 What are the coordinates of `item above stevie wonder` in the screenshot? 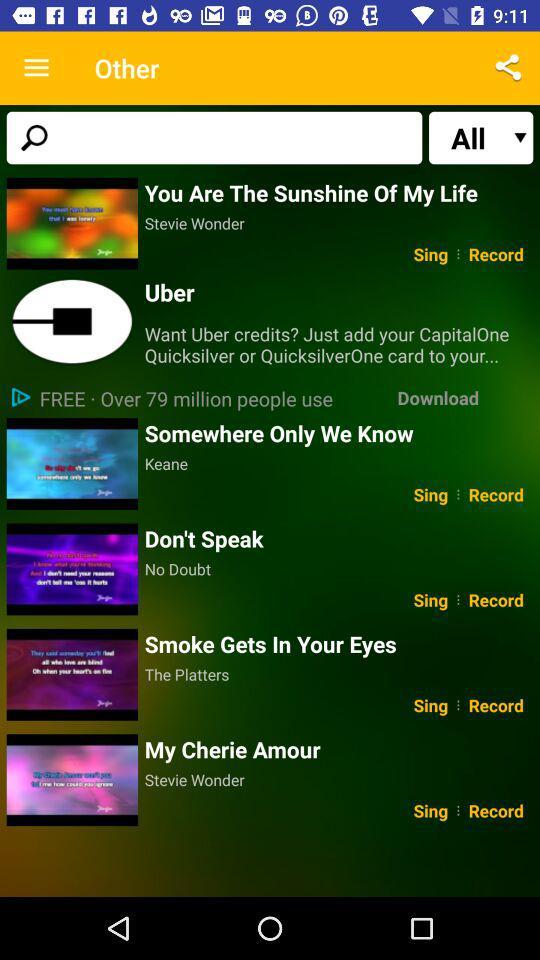 It's located at (338, 192).